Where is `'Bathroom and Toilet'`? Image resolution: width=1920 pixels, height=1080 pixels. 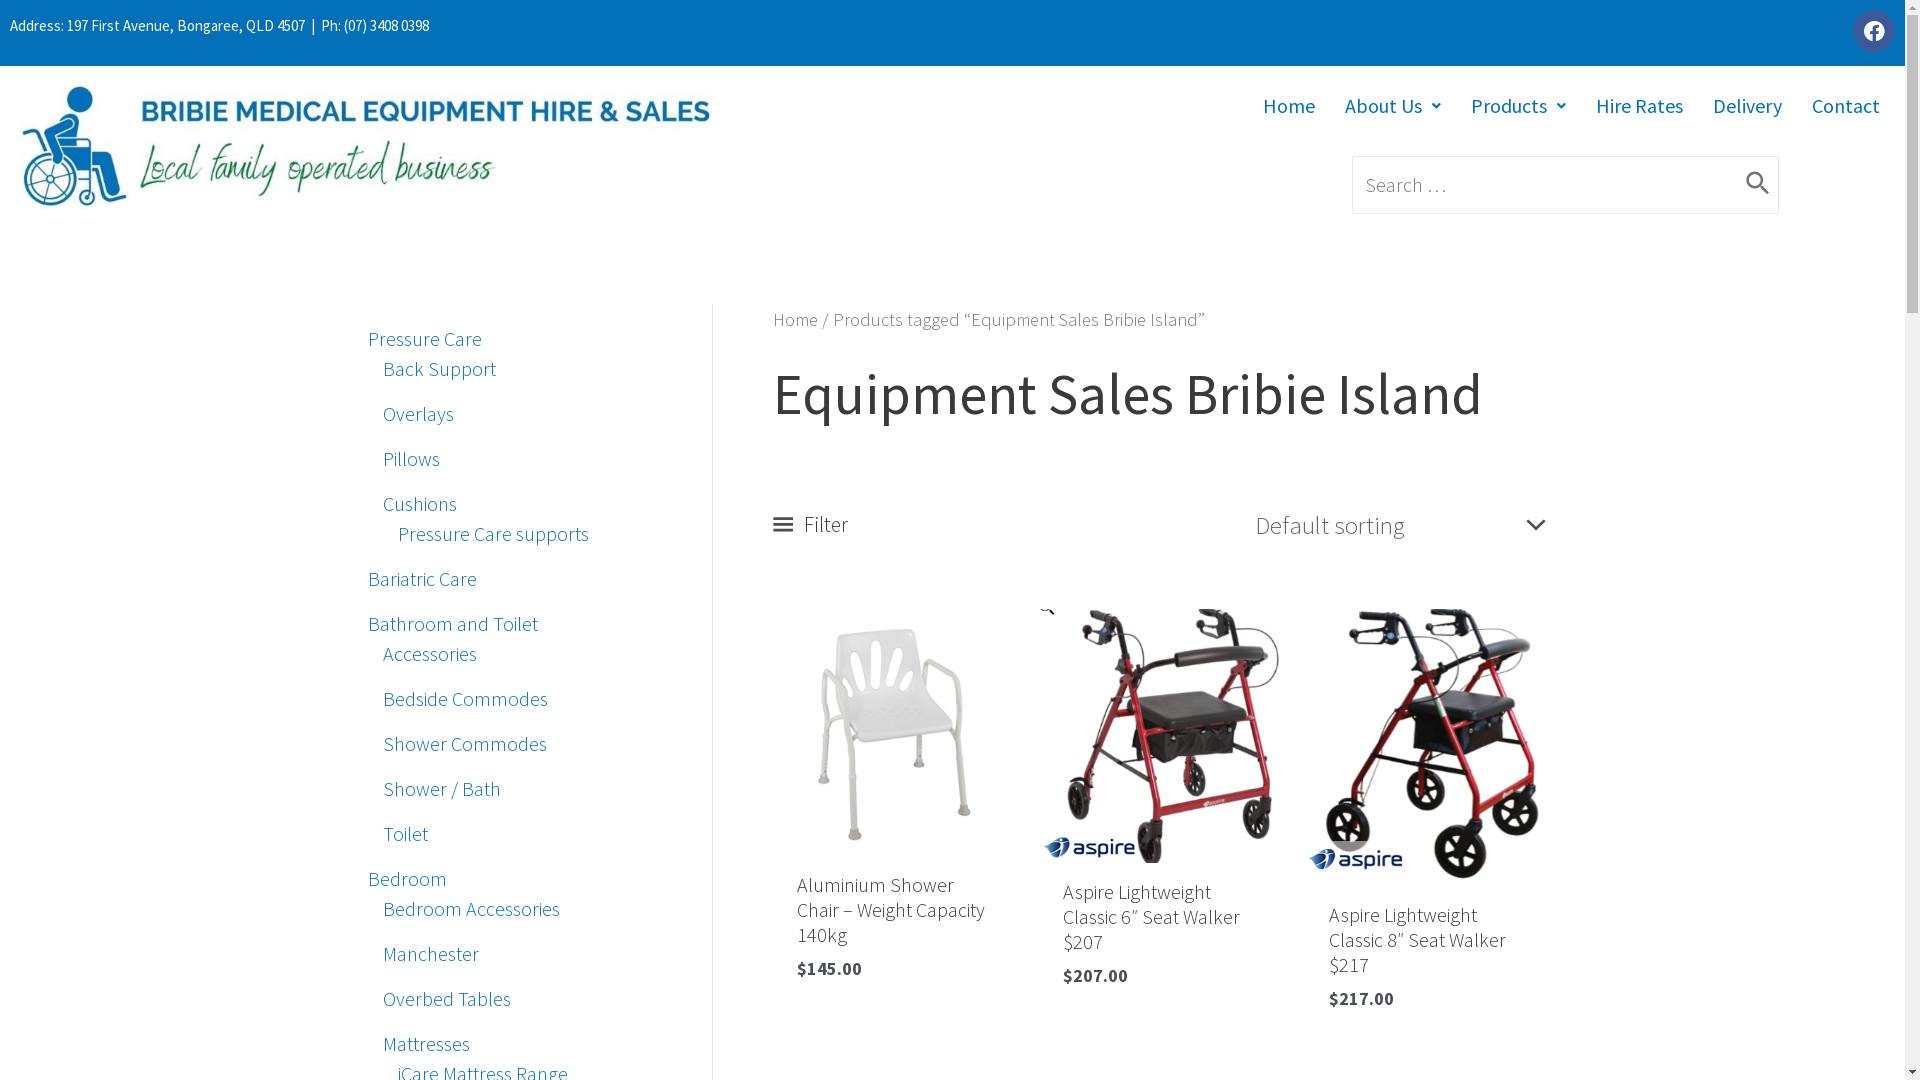
'Bathroom and Toilet' is located at coordinates (368, 622).